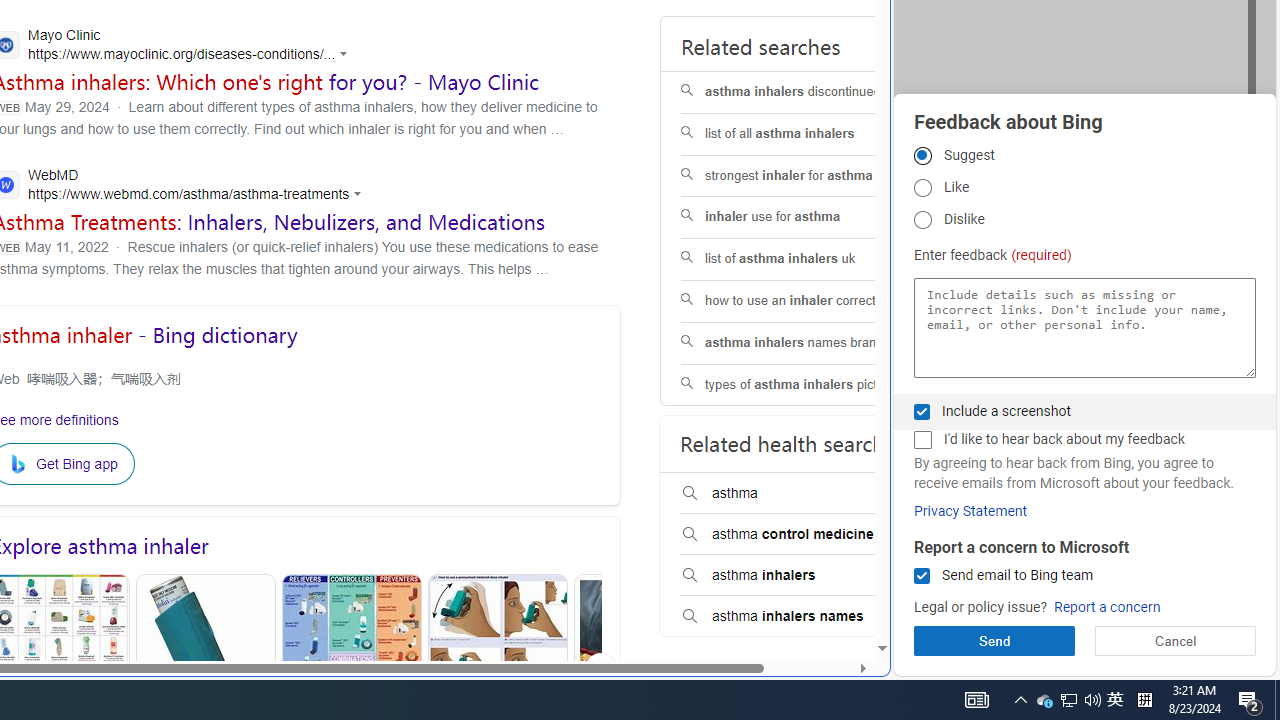 The height and width of the screenshot is (720, 1280). I want to click on 'how to use an inhaler correctly', so click(807, 301).